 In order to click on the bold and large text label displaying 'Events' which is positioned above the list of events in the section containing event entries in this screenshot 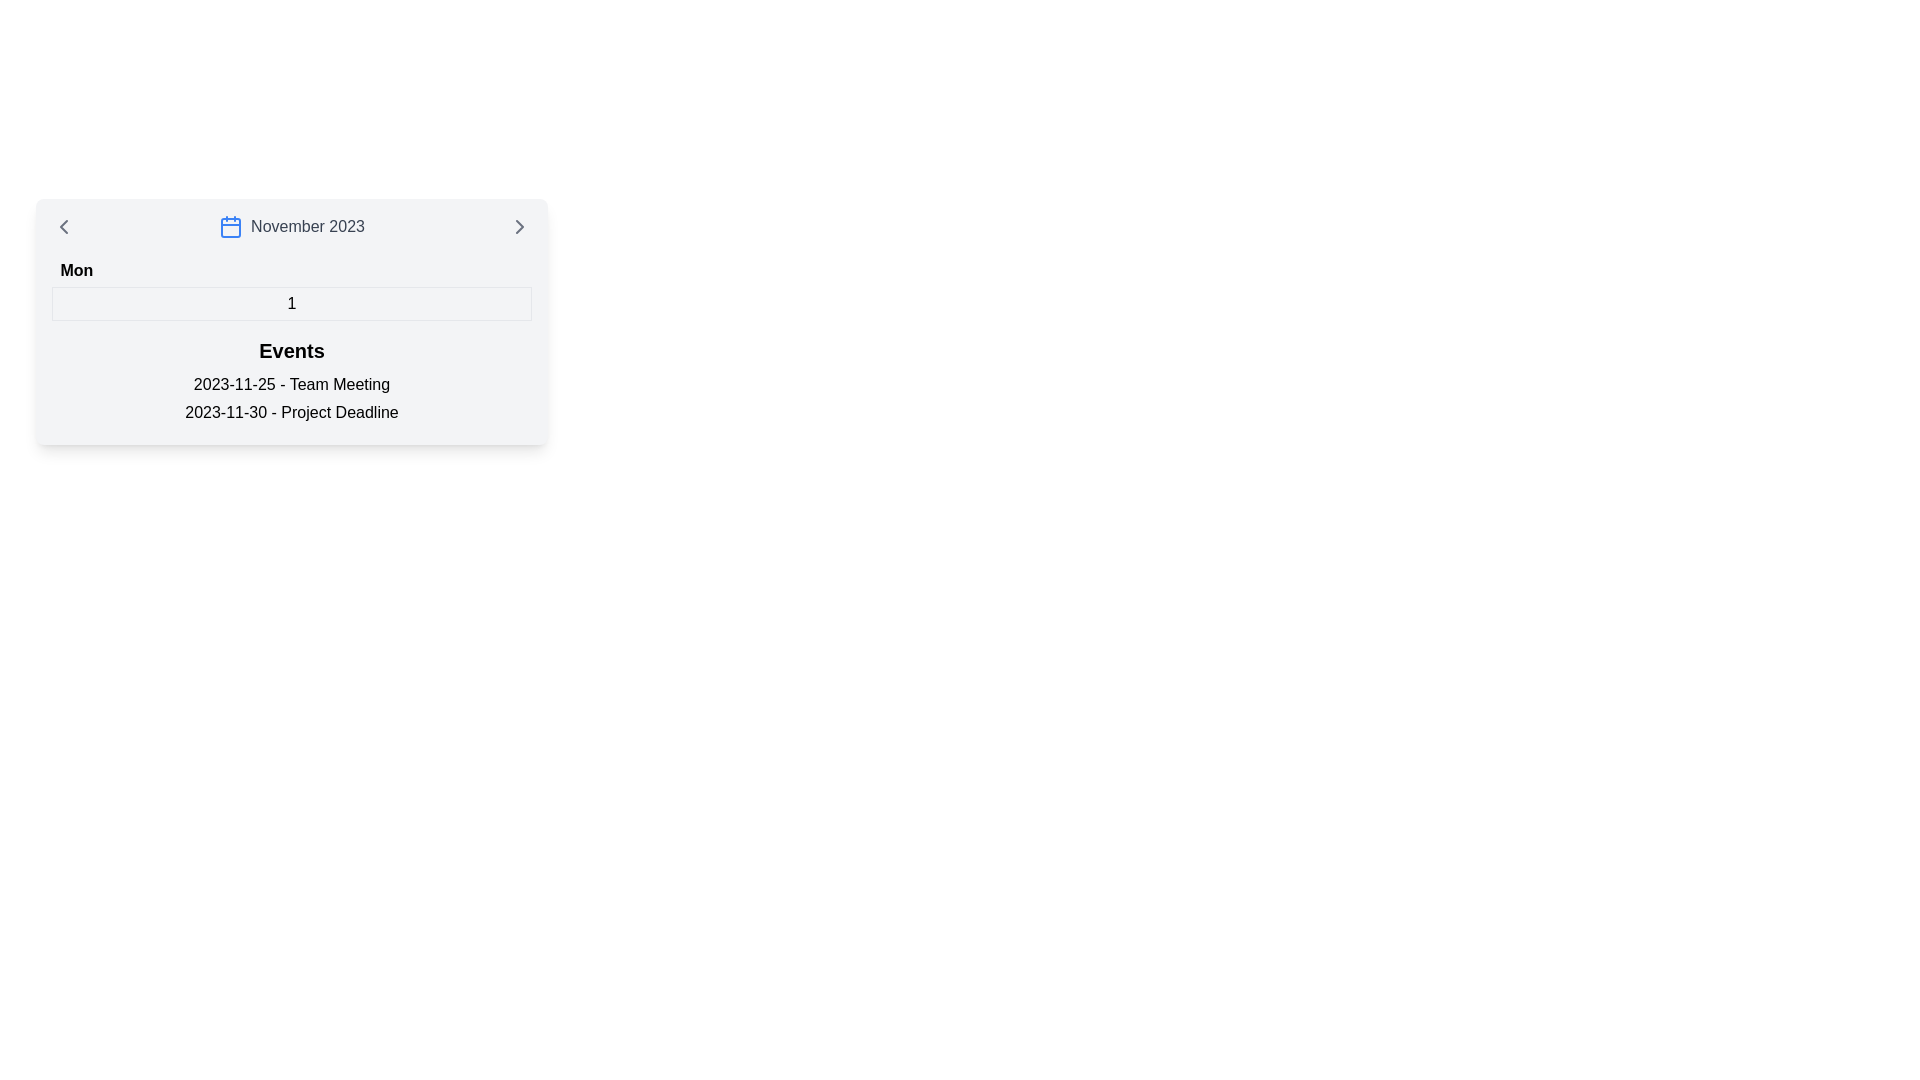, I will do `click(291, 350)`.